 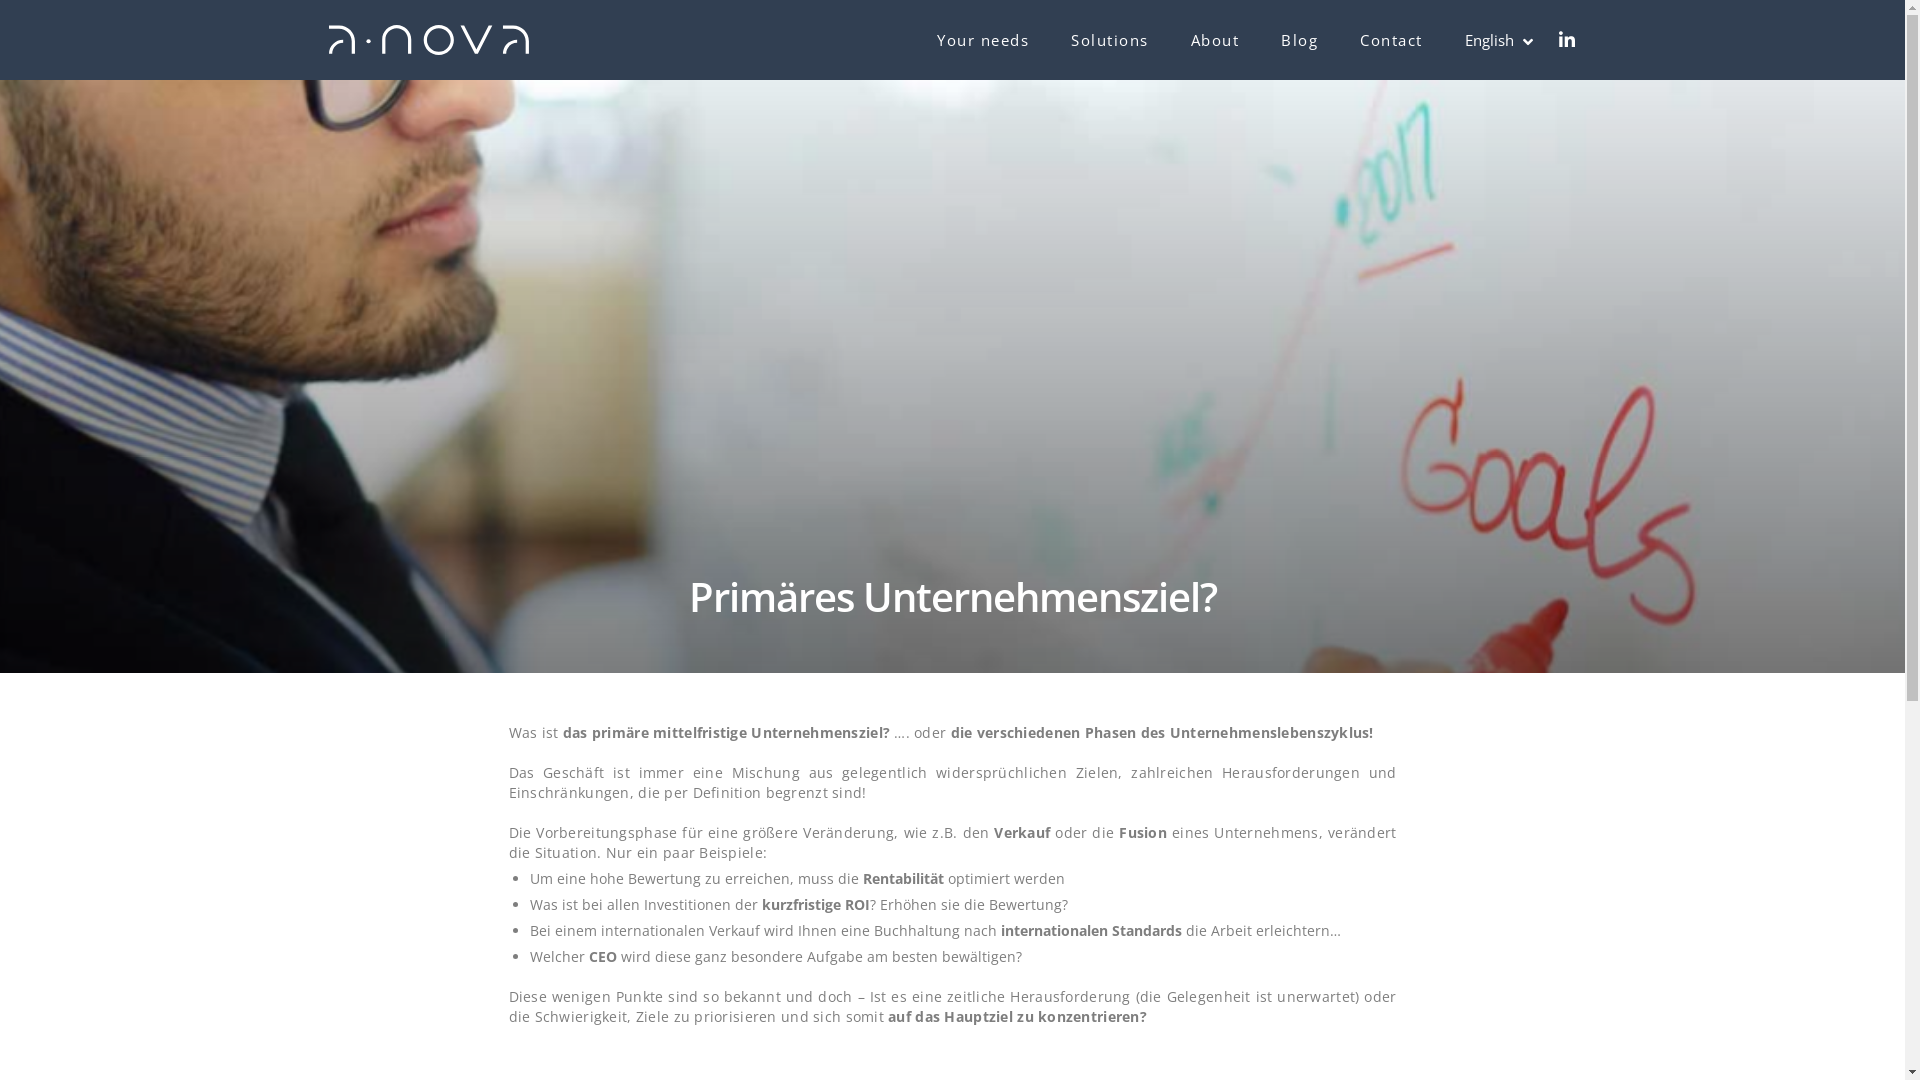 What do you see at coordinates (1345, 755) in the screenshot?
I see `'Nous contacter'` at bounding box center [1345, 755].